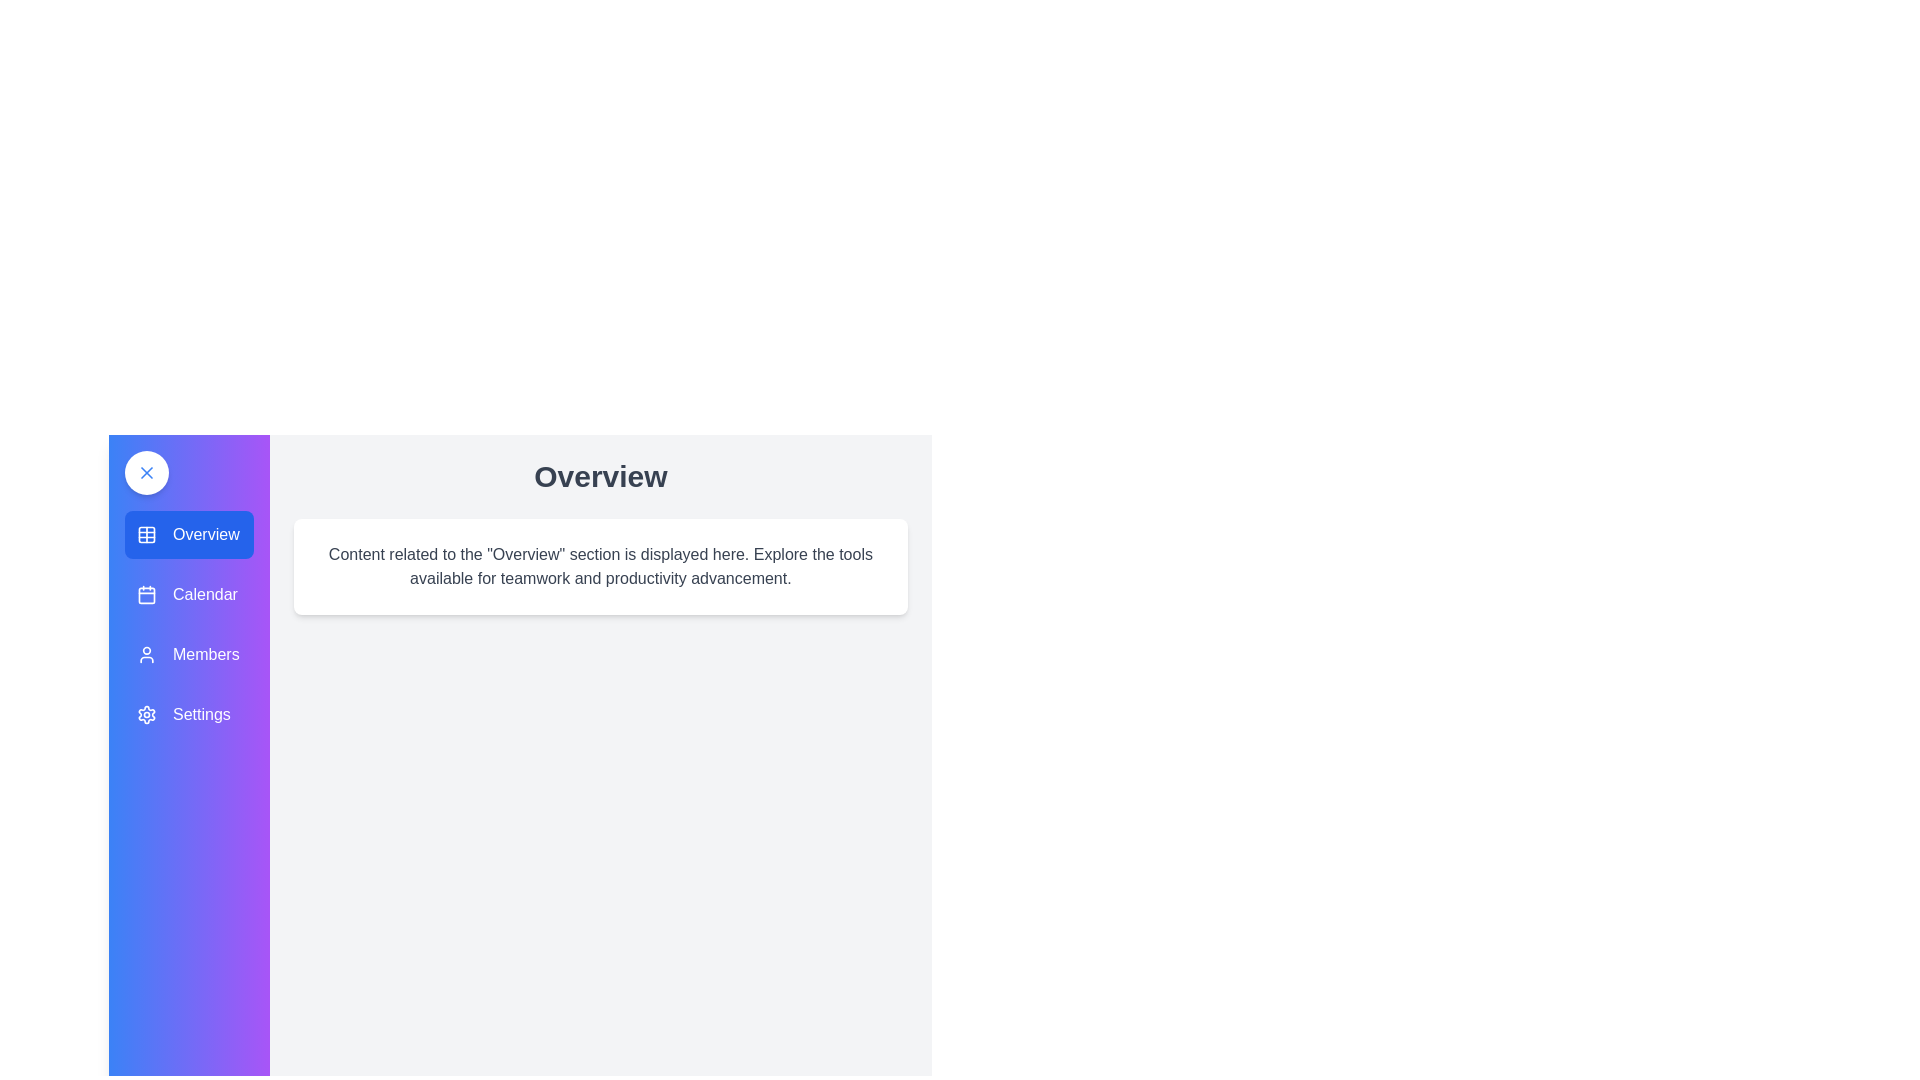 The image size is (1920, 1080). I want to click on the Members panel by clicking on its corresponding button in the sidebar, so click(188, 655).